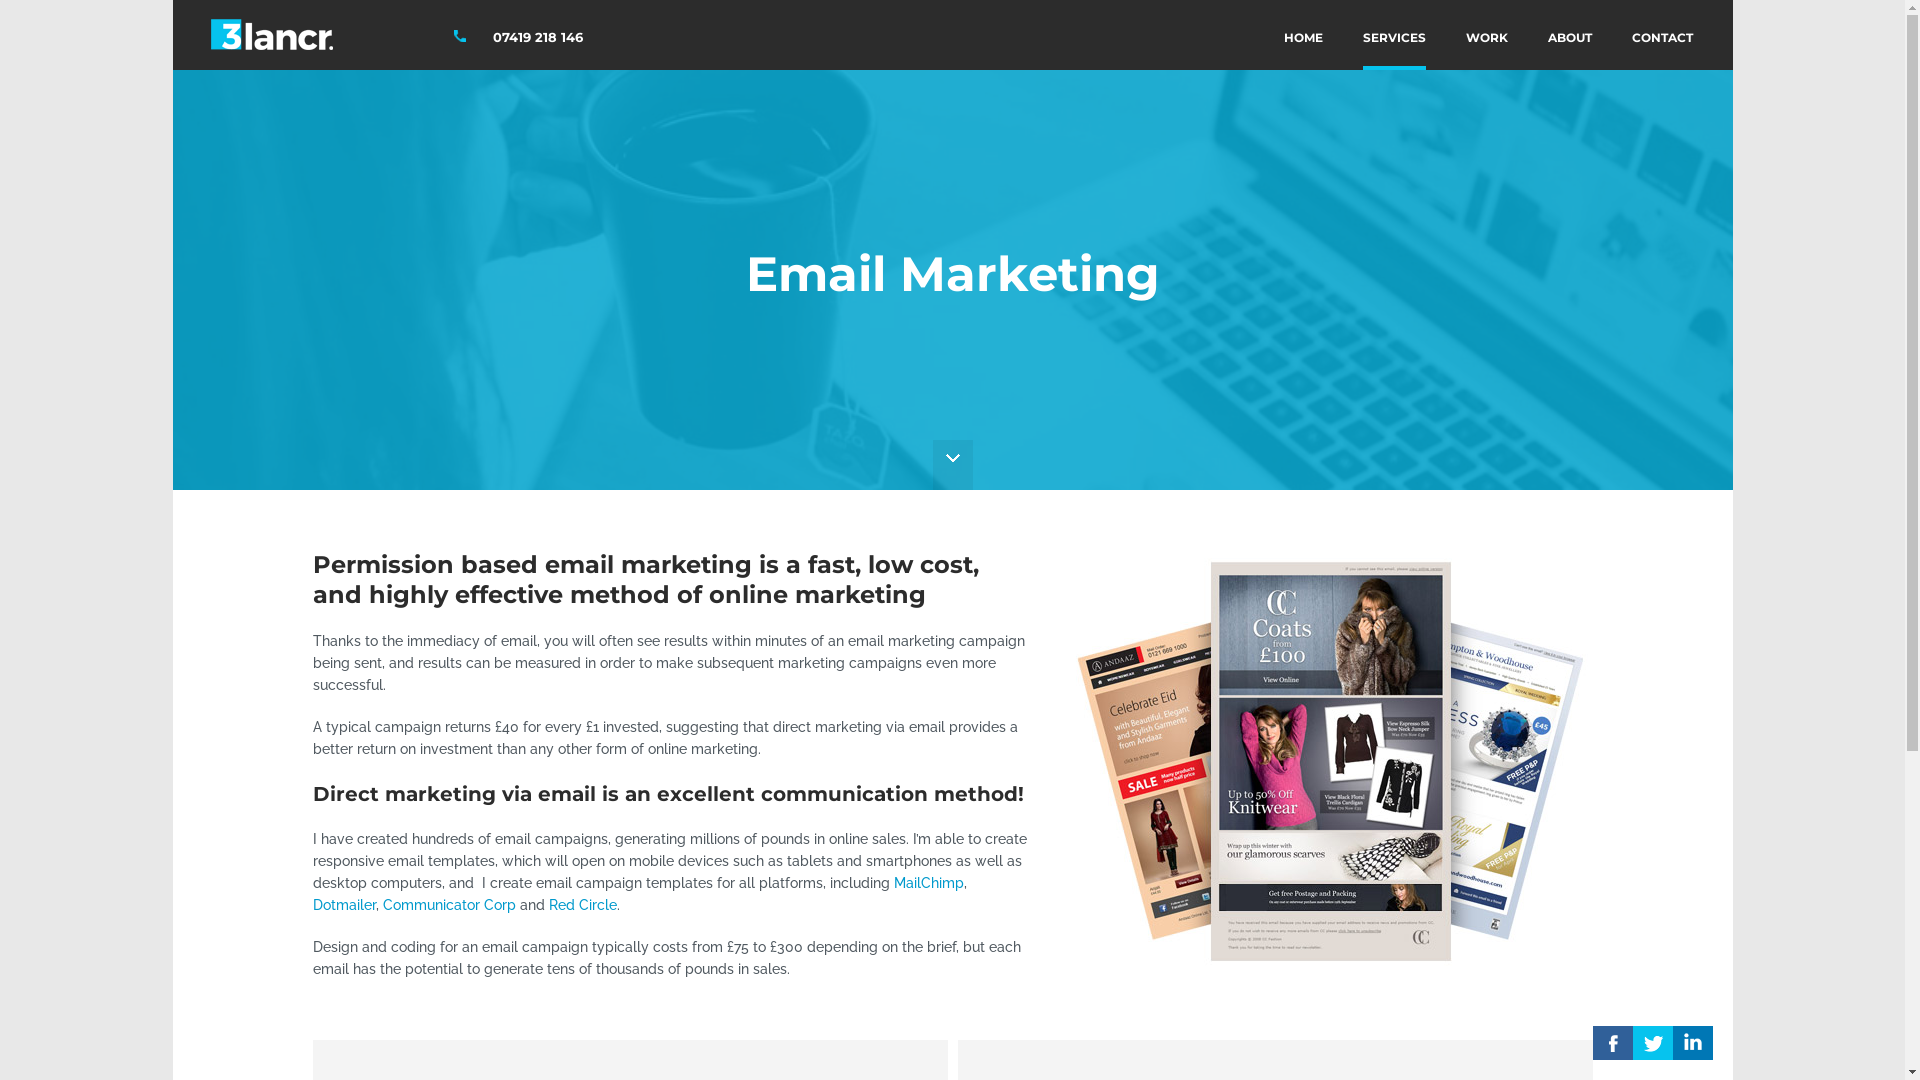  I want to click on 'E', so click(1632, 1041).